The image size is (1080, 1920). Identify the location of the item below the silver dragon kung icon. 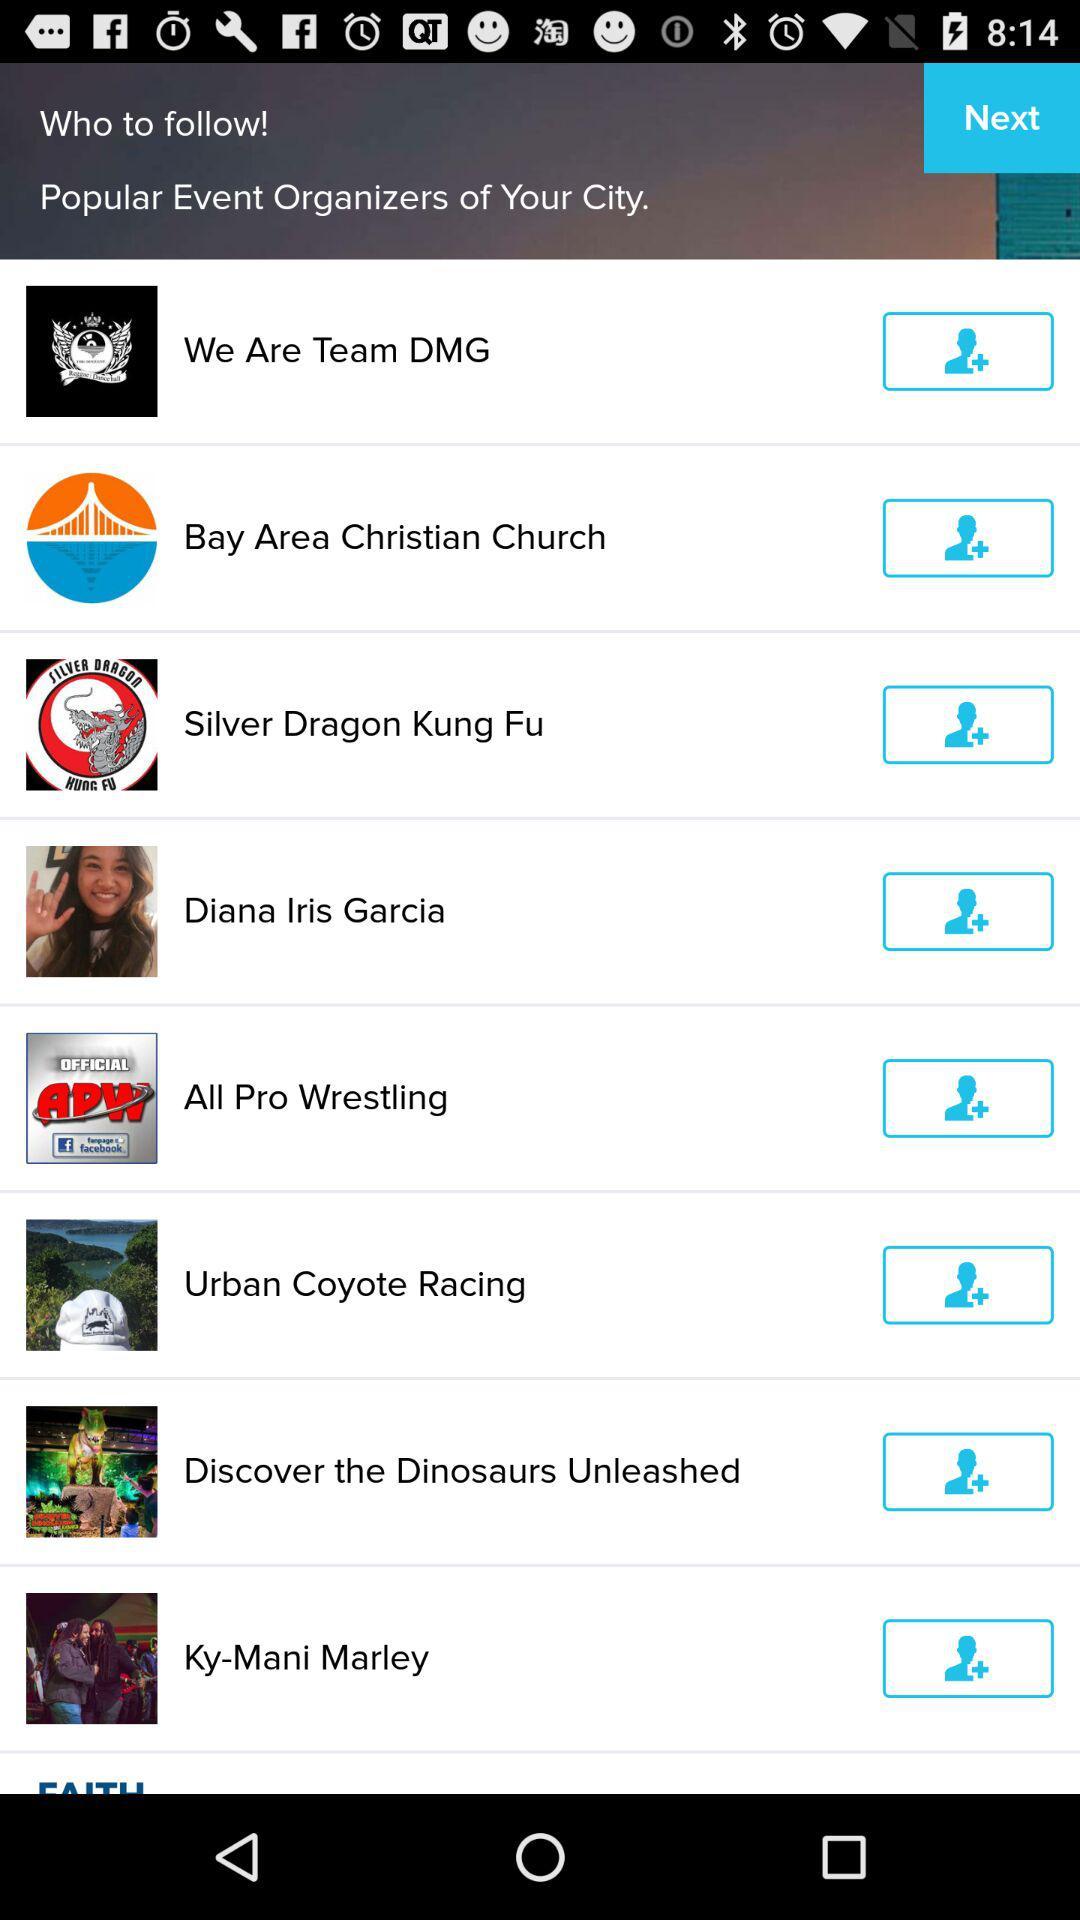
(519, 910).